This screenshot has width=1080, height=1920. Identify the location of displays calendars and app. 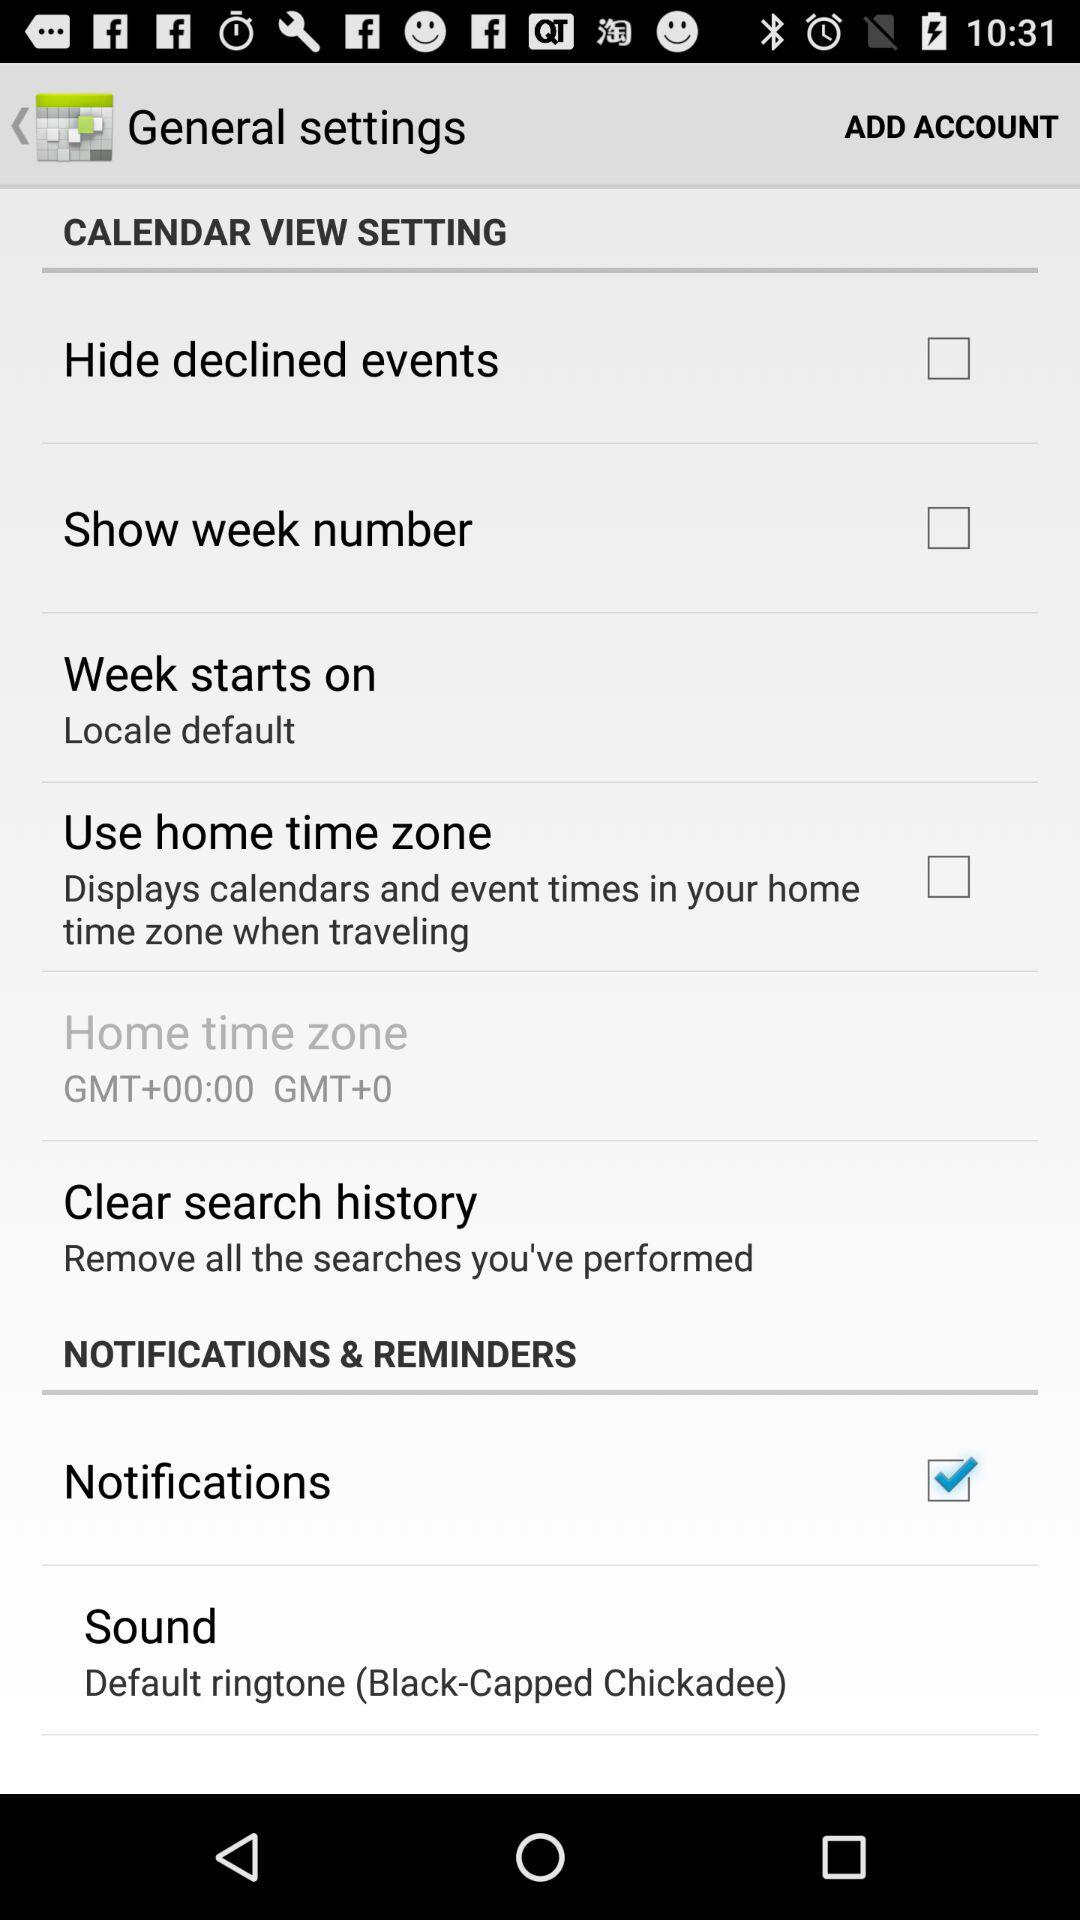
(463, 907).